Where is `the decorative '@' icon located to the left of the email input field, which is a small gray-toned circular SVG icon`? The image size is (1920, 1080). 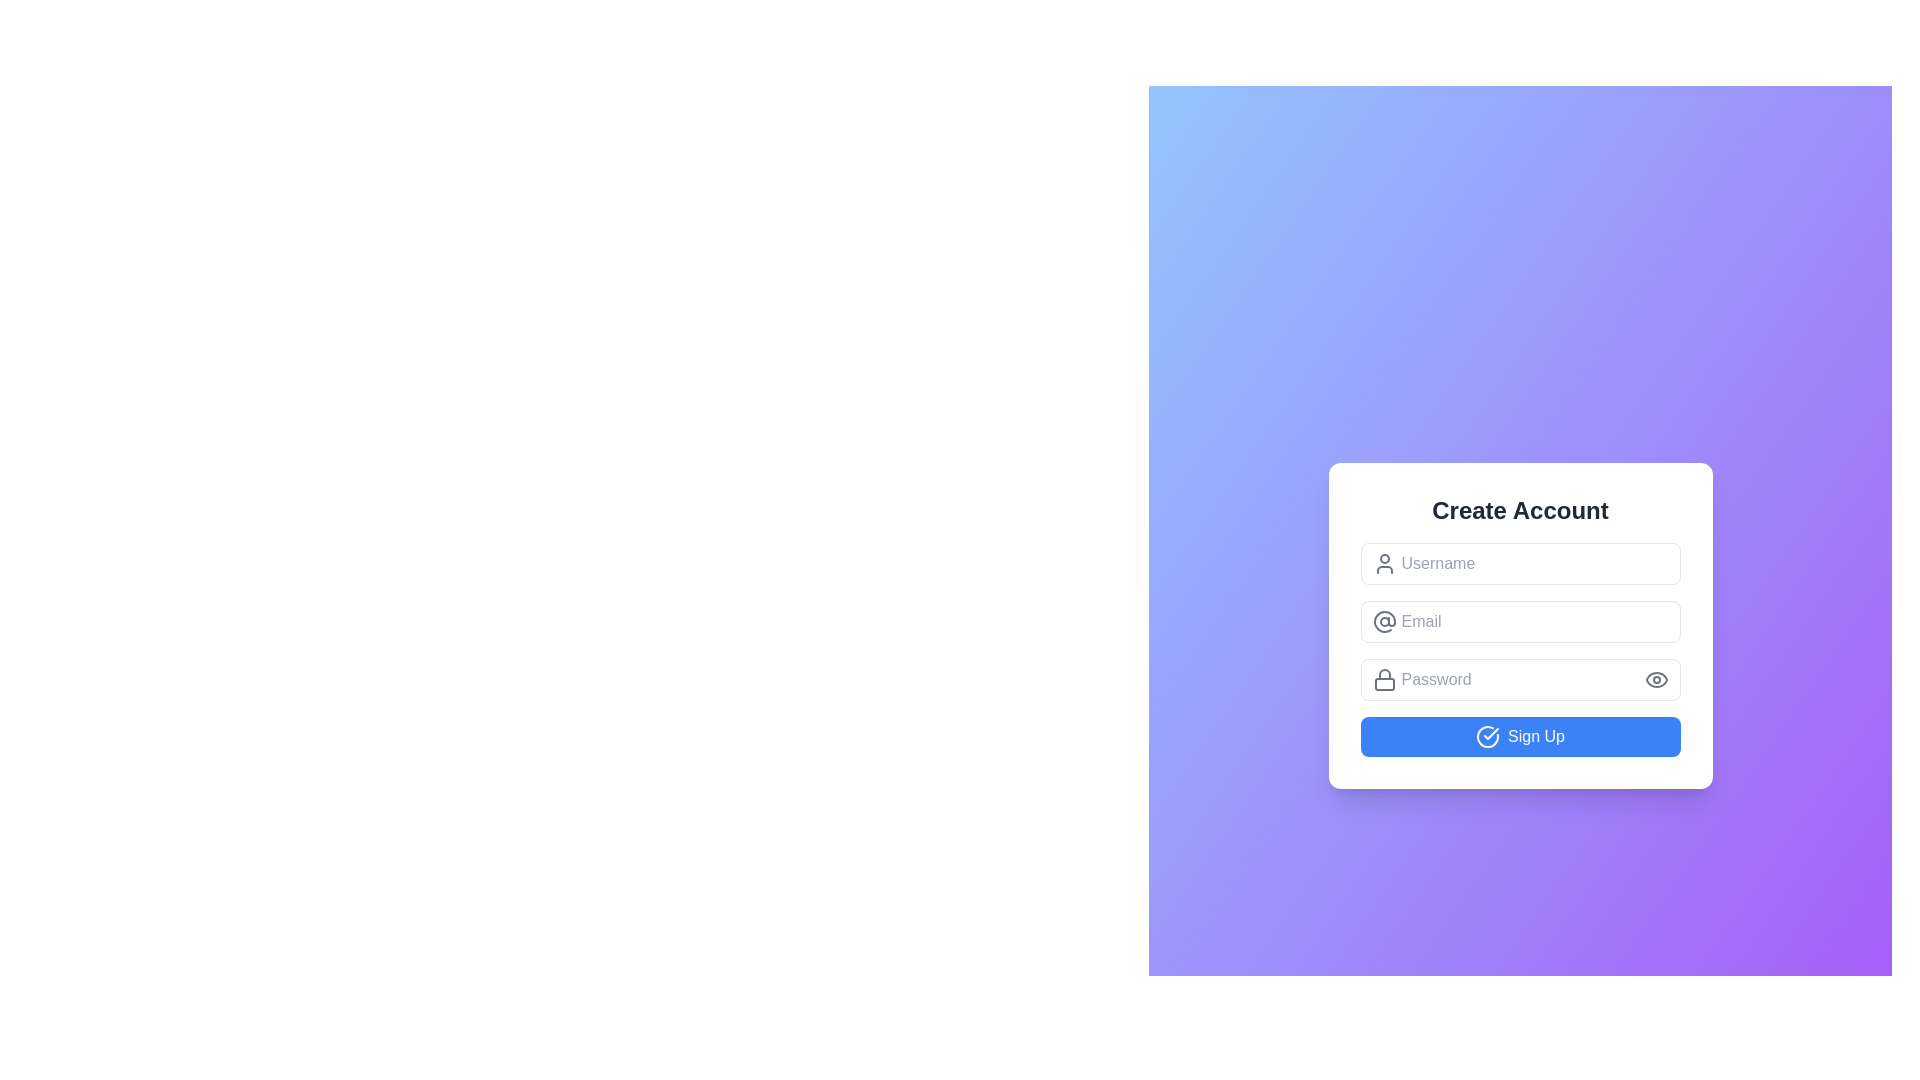 the decorative '@' icon located to the left of the email input field, which is a small gray-toned circular SVG icon is located at coordinates (1383, 620).